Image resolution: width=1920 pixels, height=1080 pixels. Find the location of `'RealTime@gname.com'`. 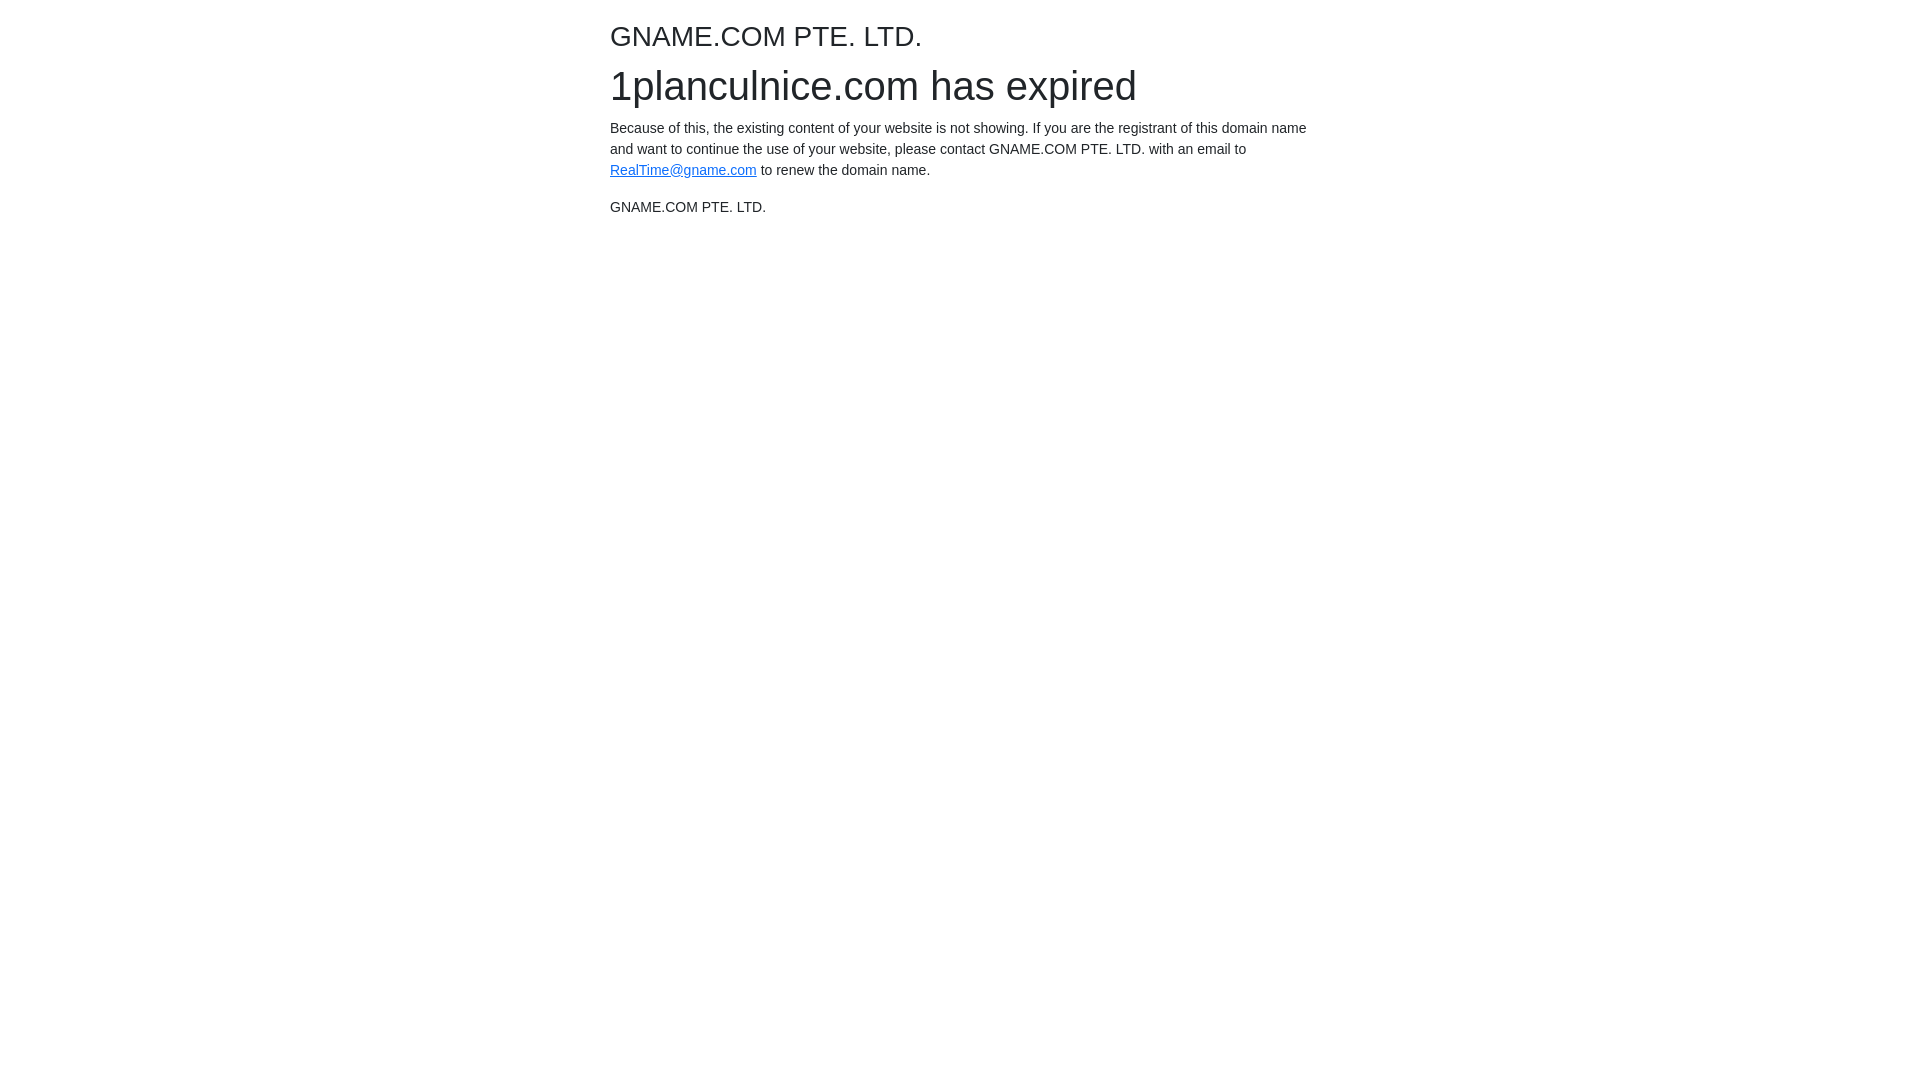

'RealTime@gname.com' is located at coordinates (683, 168).